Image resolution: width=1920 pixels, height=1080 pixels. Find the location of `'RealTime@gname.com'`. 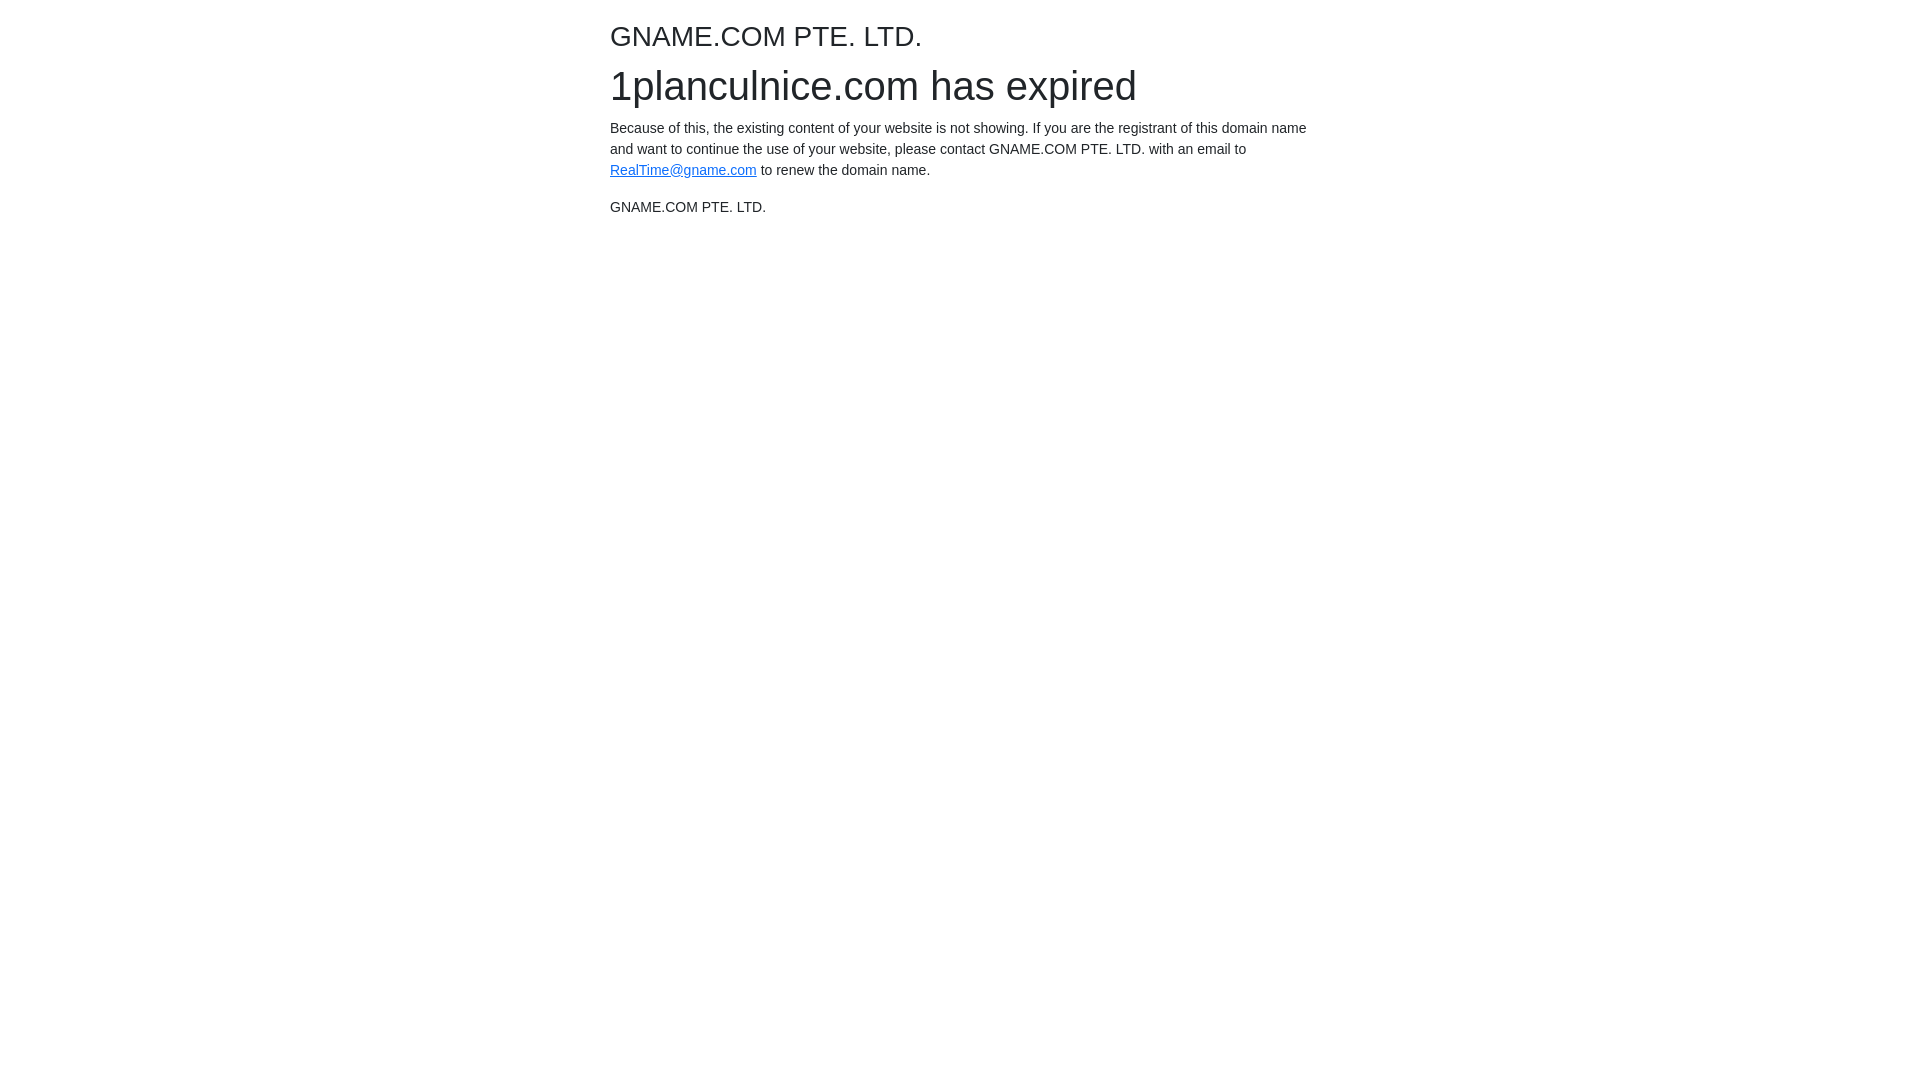

'RealTime@gname.com' is located at coordinates (683, 168).